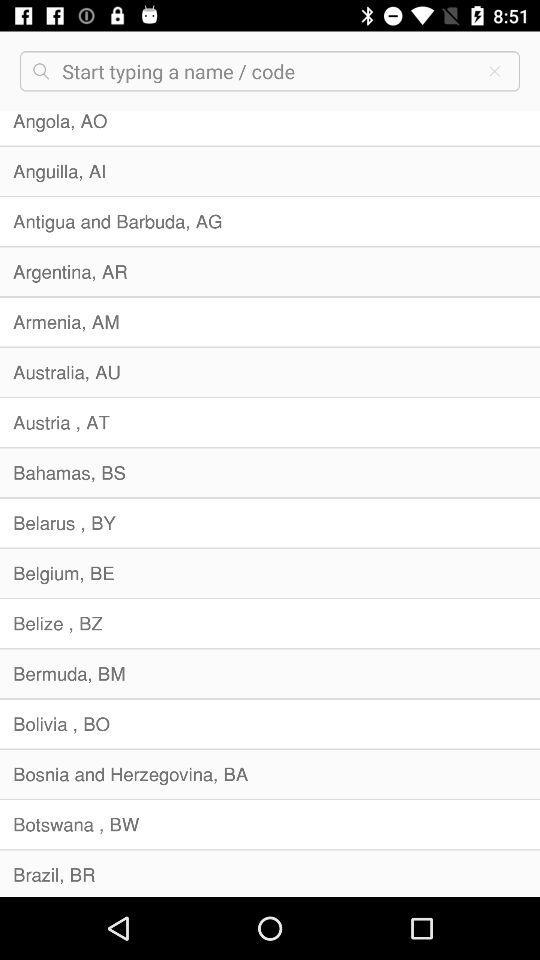 This screenshot has width=540, height=960. What do you see at coordinates (266, 71) in the screenshot?
I see `search area code` at bounding box center [266, 71].